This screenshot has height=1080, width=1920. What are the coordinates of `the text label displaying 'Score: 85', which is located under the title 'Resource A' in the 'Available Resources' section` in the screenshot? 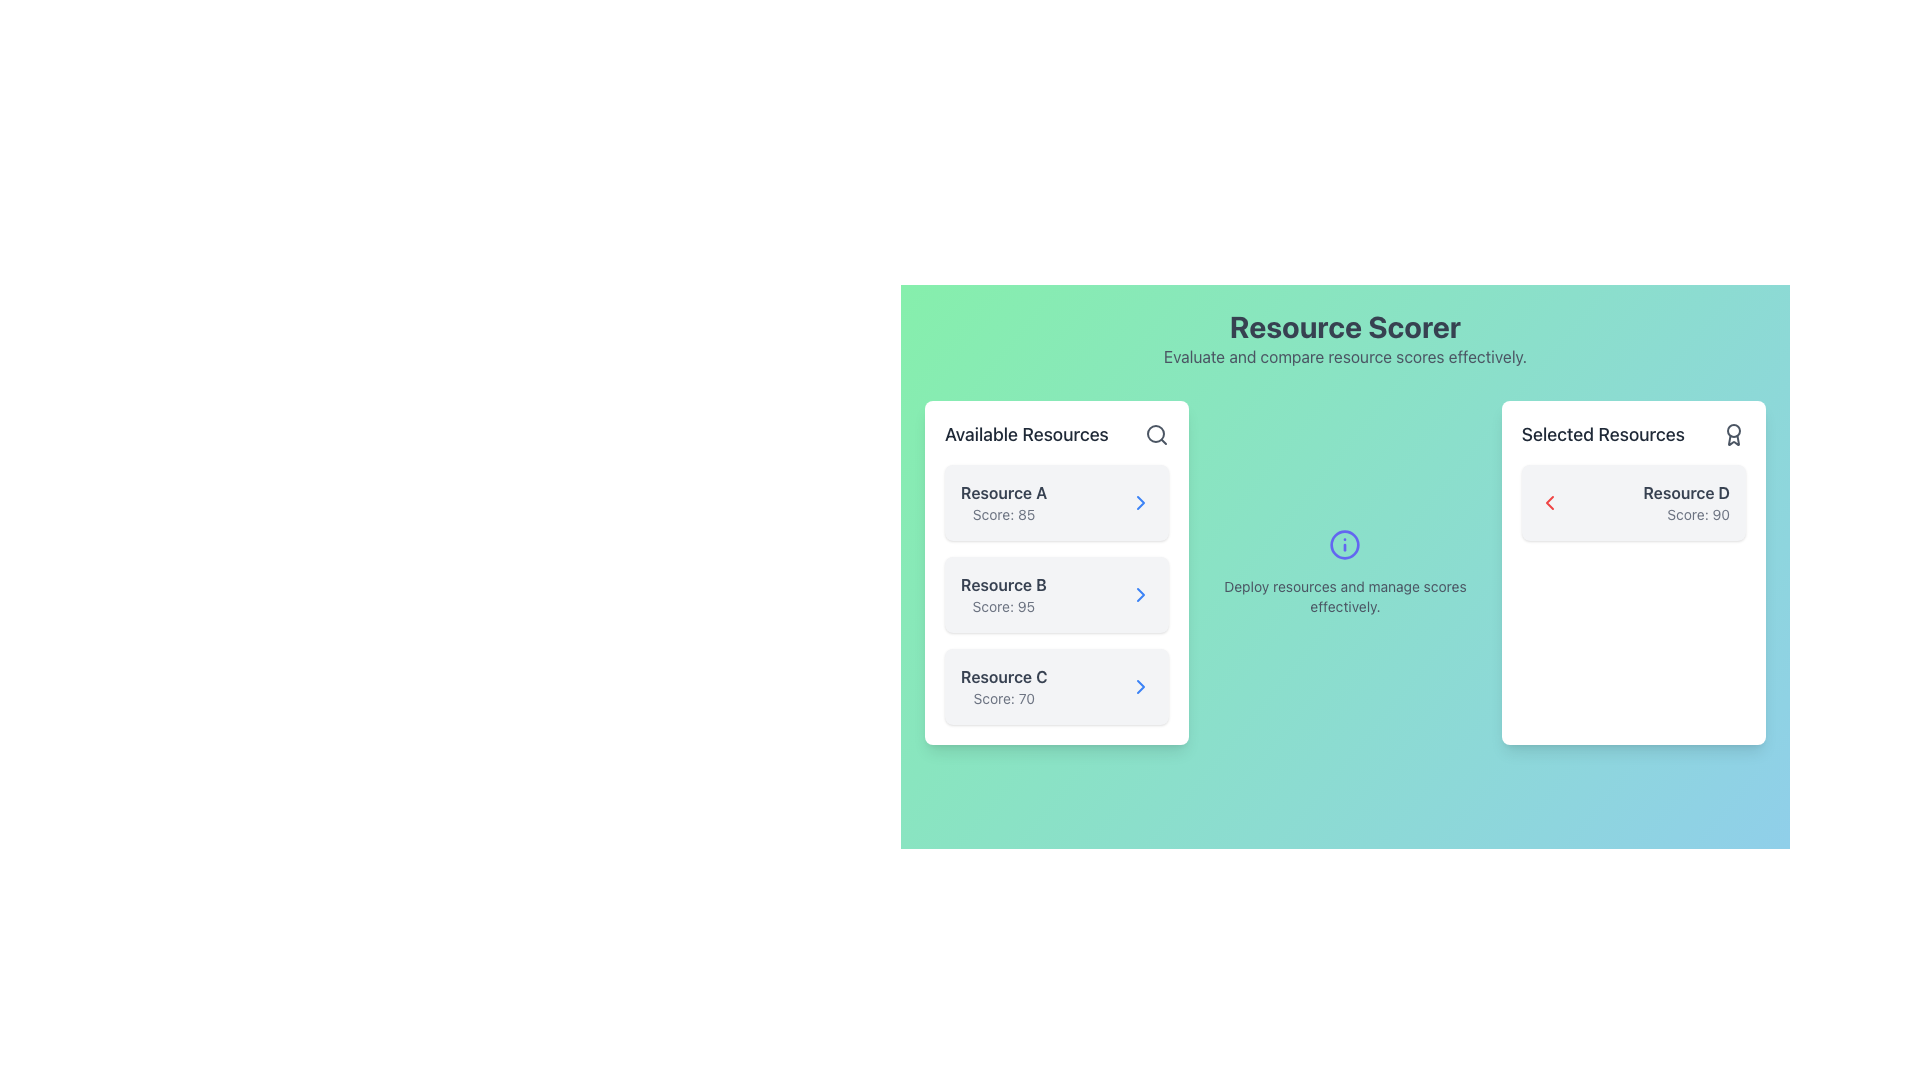 It's located at (1004, 514).